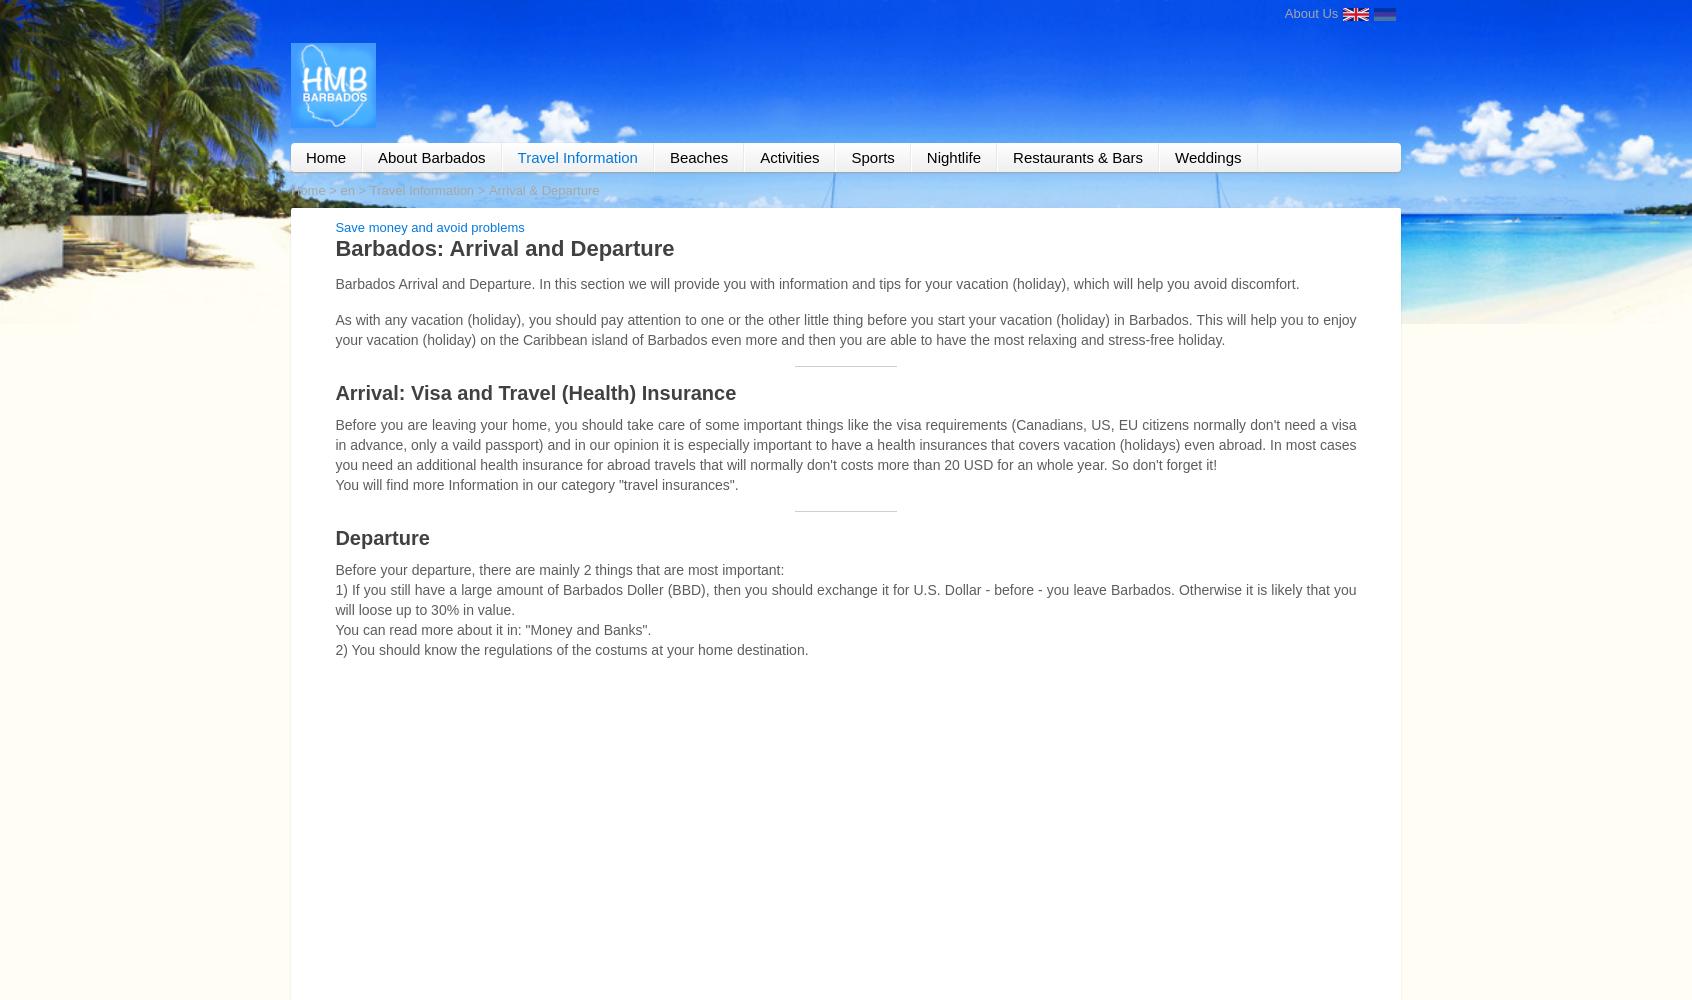 The width and height of the screenshot is (1692, 1000). Describe the element at coordinates (559, 568) in the screenshot. I see `'Before your departure, there are mainly 2 things that are most important:'` at that location.